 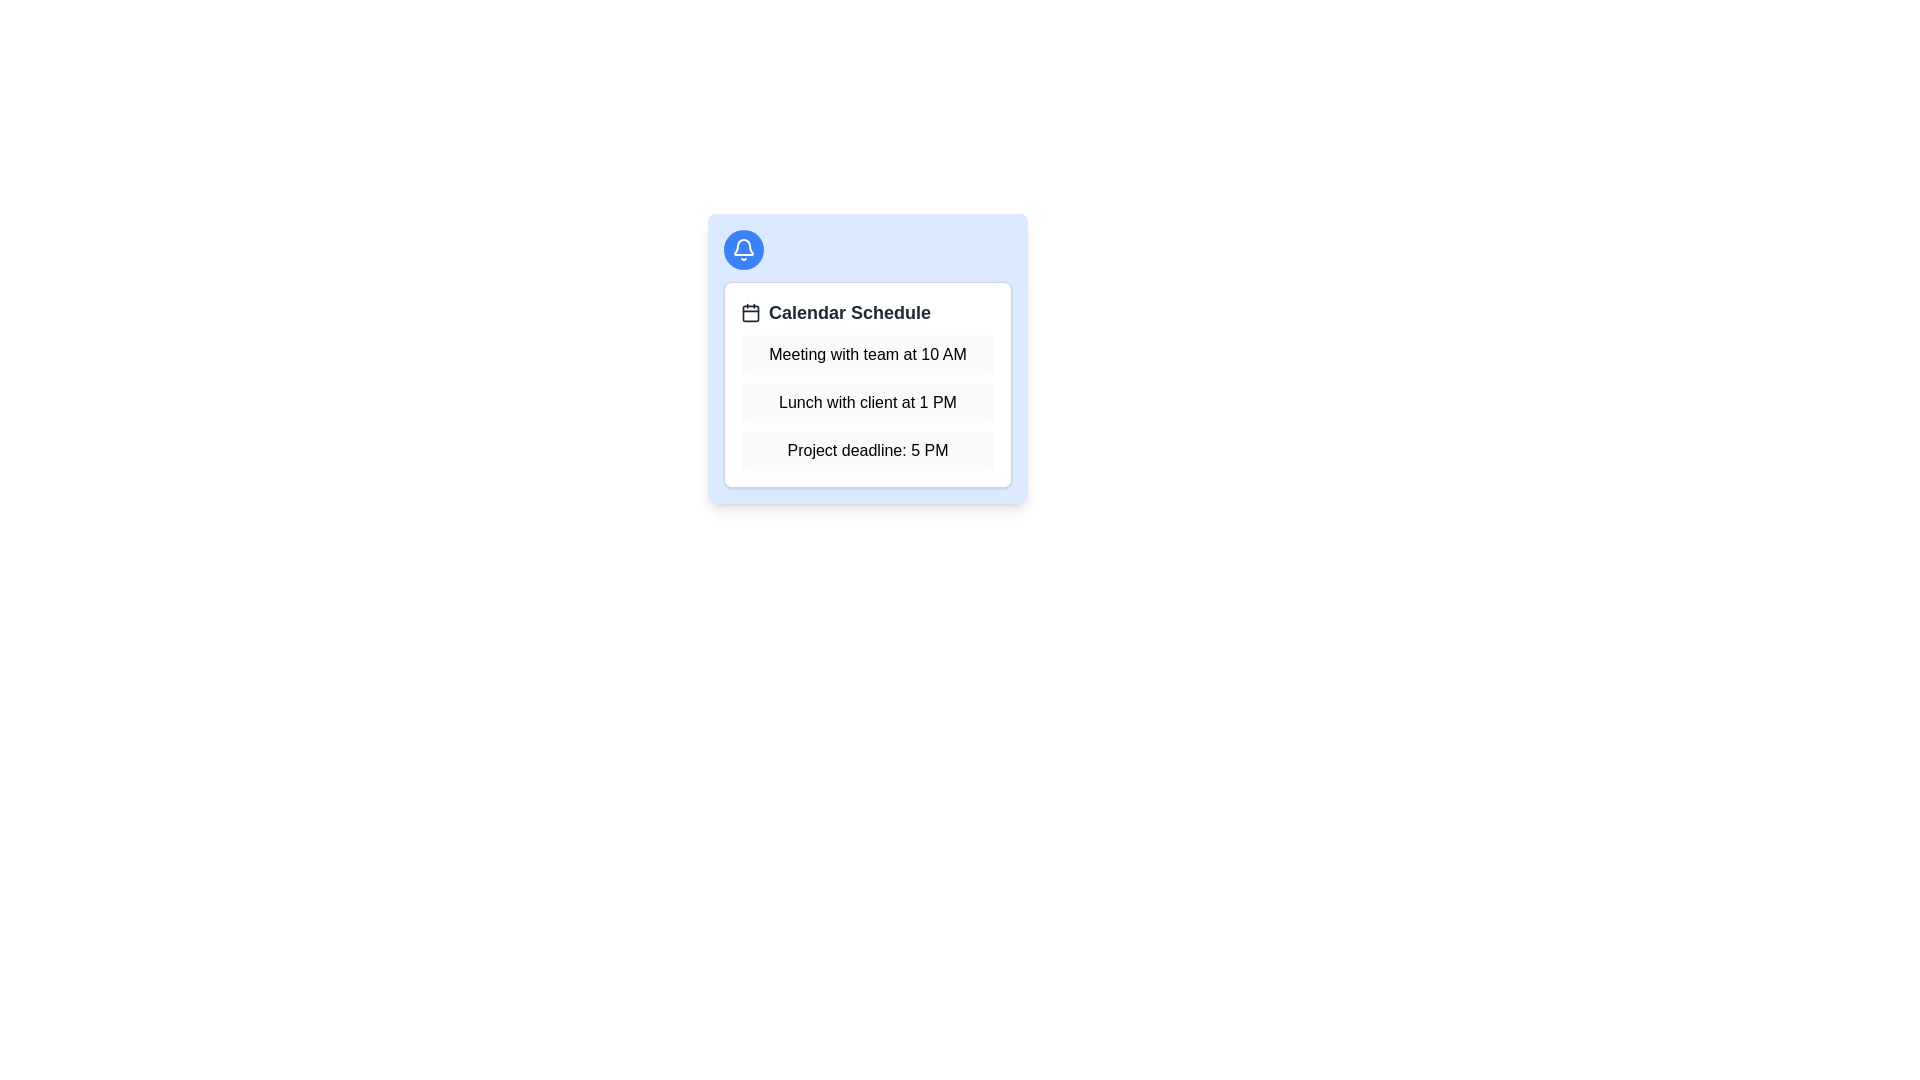 What do you see at coordinates (743, 249) in the screenshot?
I see `the bell icon with a blue background and white outlines located in the top-left corner of the notification center button` at bounding box center [743, 249].